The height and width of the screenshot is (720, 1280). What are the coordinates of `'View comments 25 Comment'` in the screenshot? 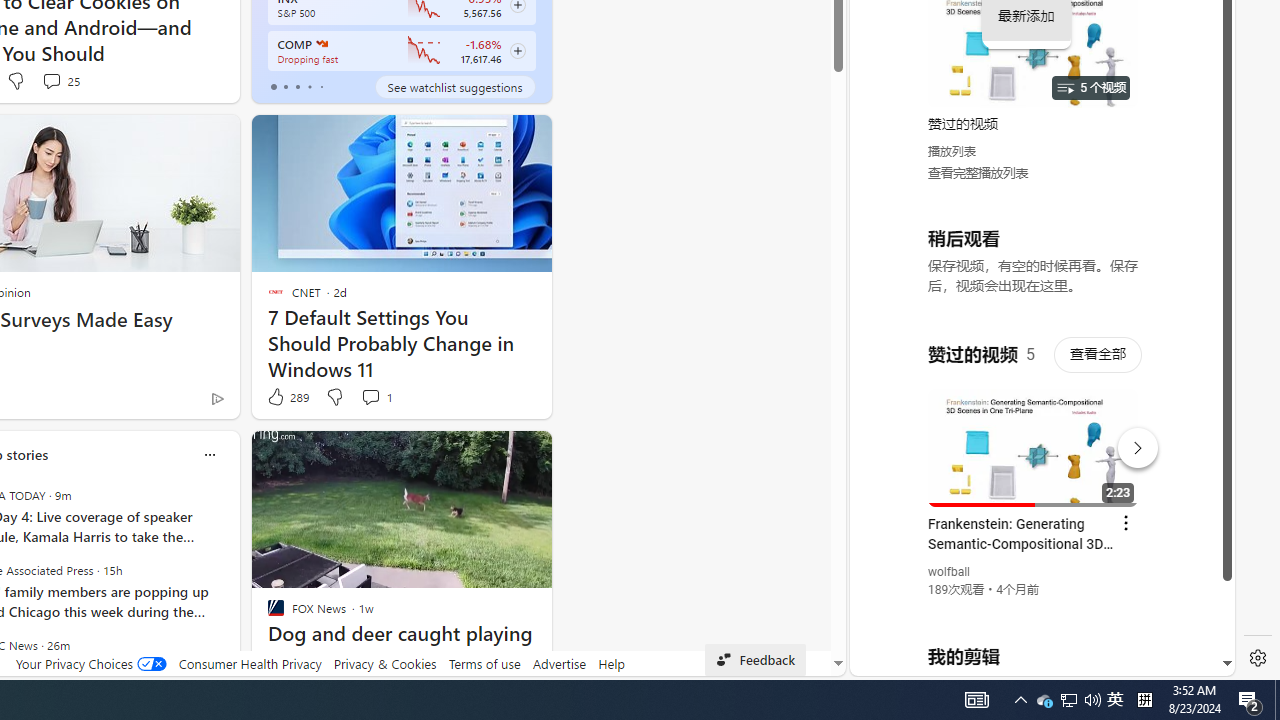 It's located at (51, 80).